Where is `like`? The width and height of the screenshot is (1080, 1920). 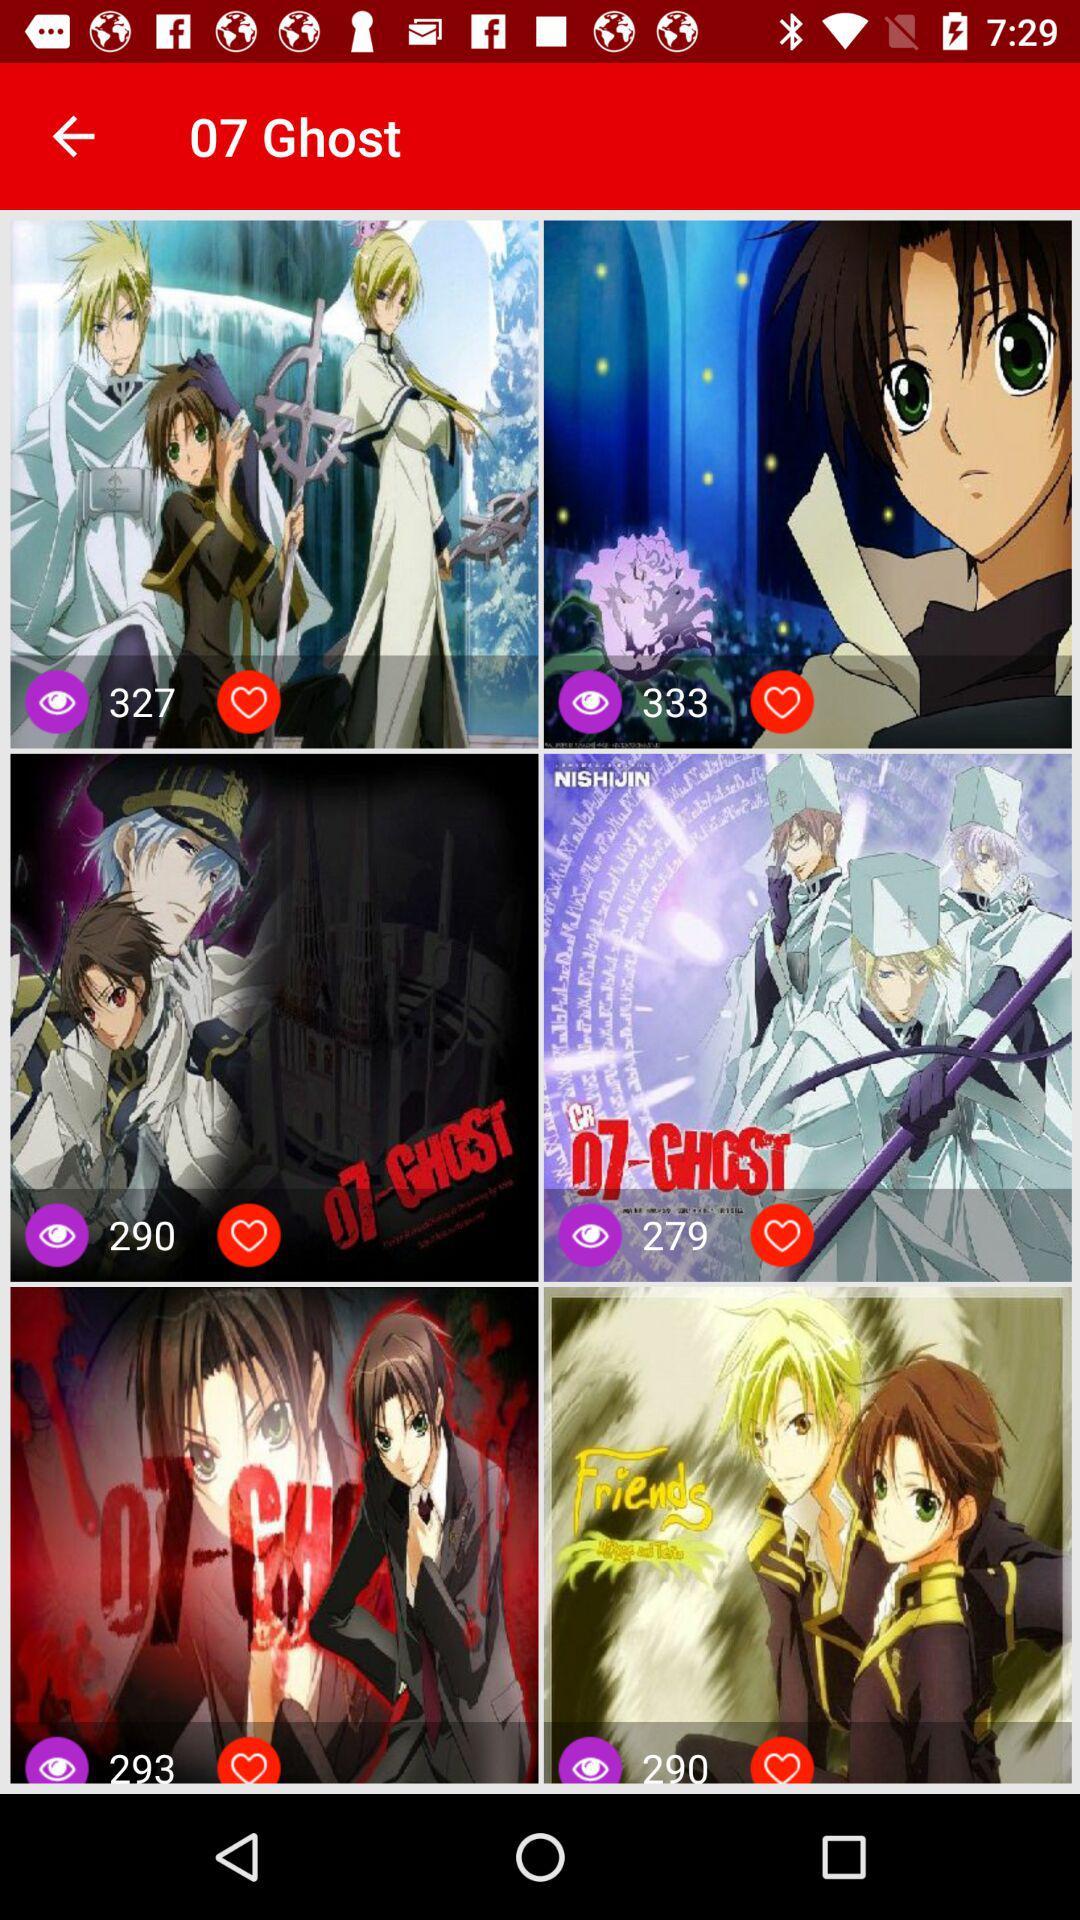 like is located at coordinates (781, 701).